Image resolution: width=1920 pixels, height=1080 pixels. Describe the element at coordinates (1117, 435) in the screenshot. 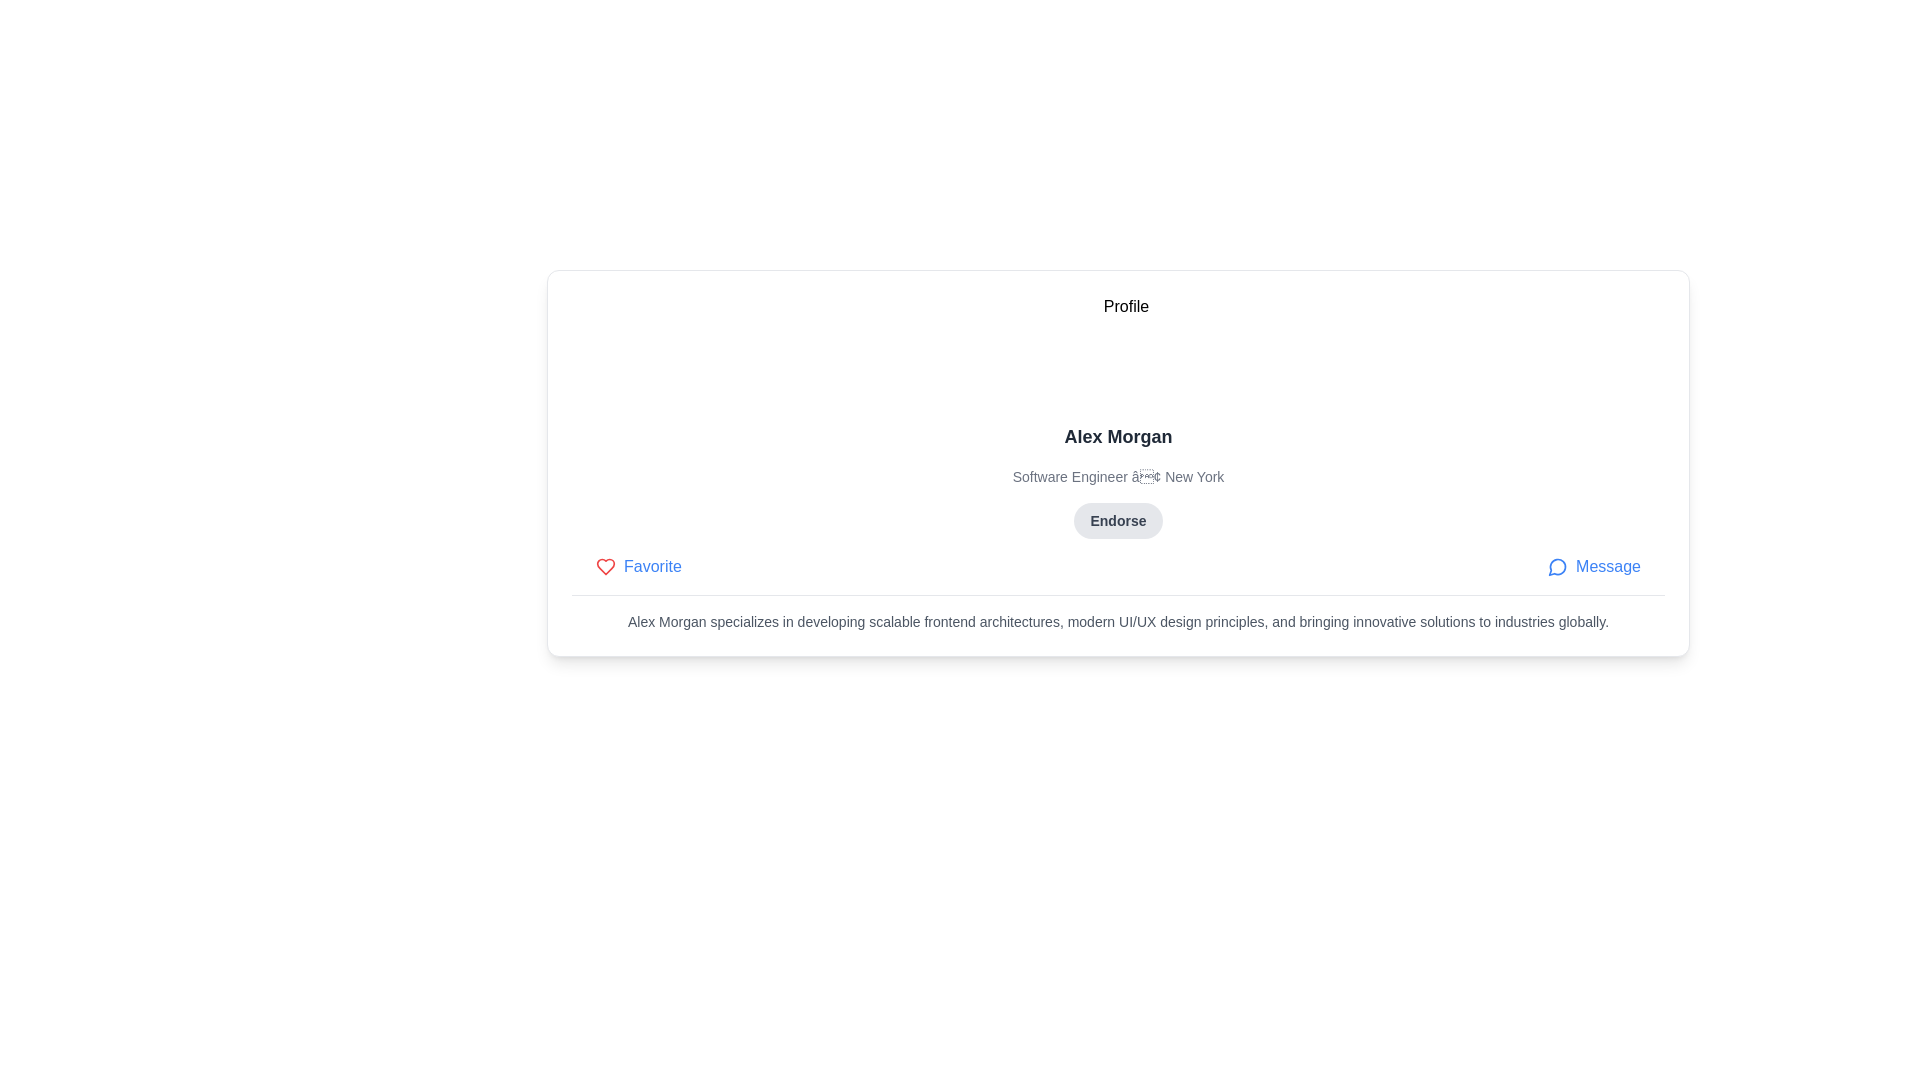

I see `the text label displaying 'Alex Morgan', which is a large, bold, dark gray font positioned above the subtitle and endorsement button` at that location.